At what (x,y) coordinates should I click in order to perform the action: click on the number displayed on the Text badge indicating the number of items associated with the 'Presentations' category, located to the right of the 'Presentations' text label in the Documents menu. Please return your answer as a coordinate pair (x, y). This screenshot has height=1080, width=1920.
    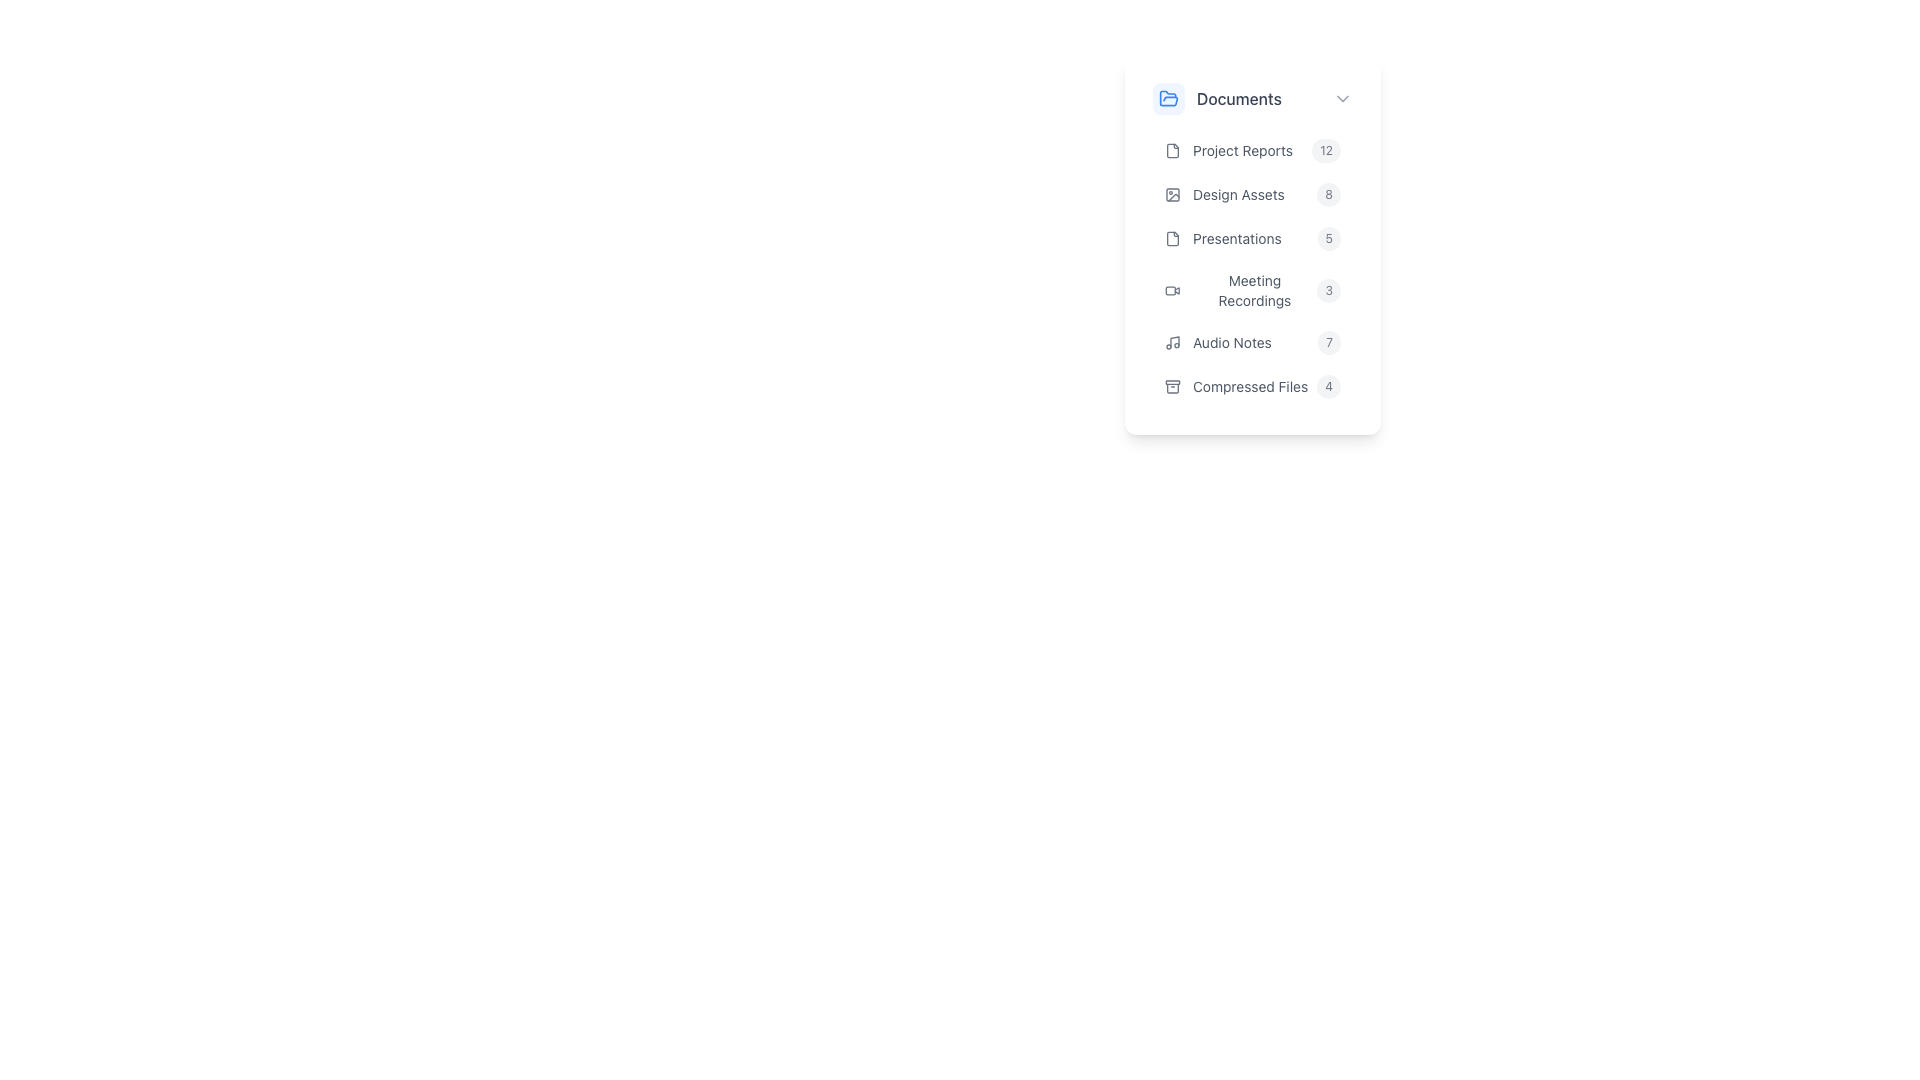
    Looking at the image, I should click on (1329, 238).